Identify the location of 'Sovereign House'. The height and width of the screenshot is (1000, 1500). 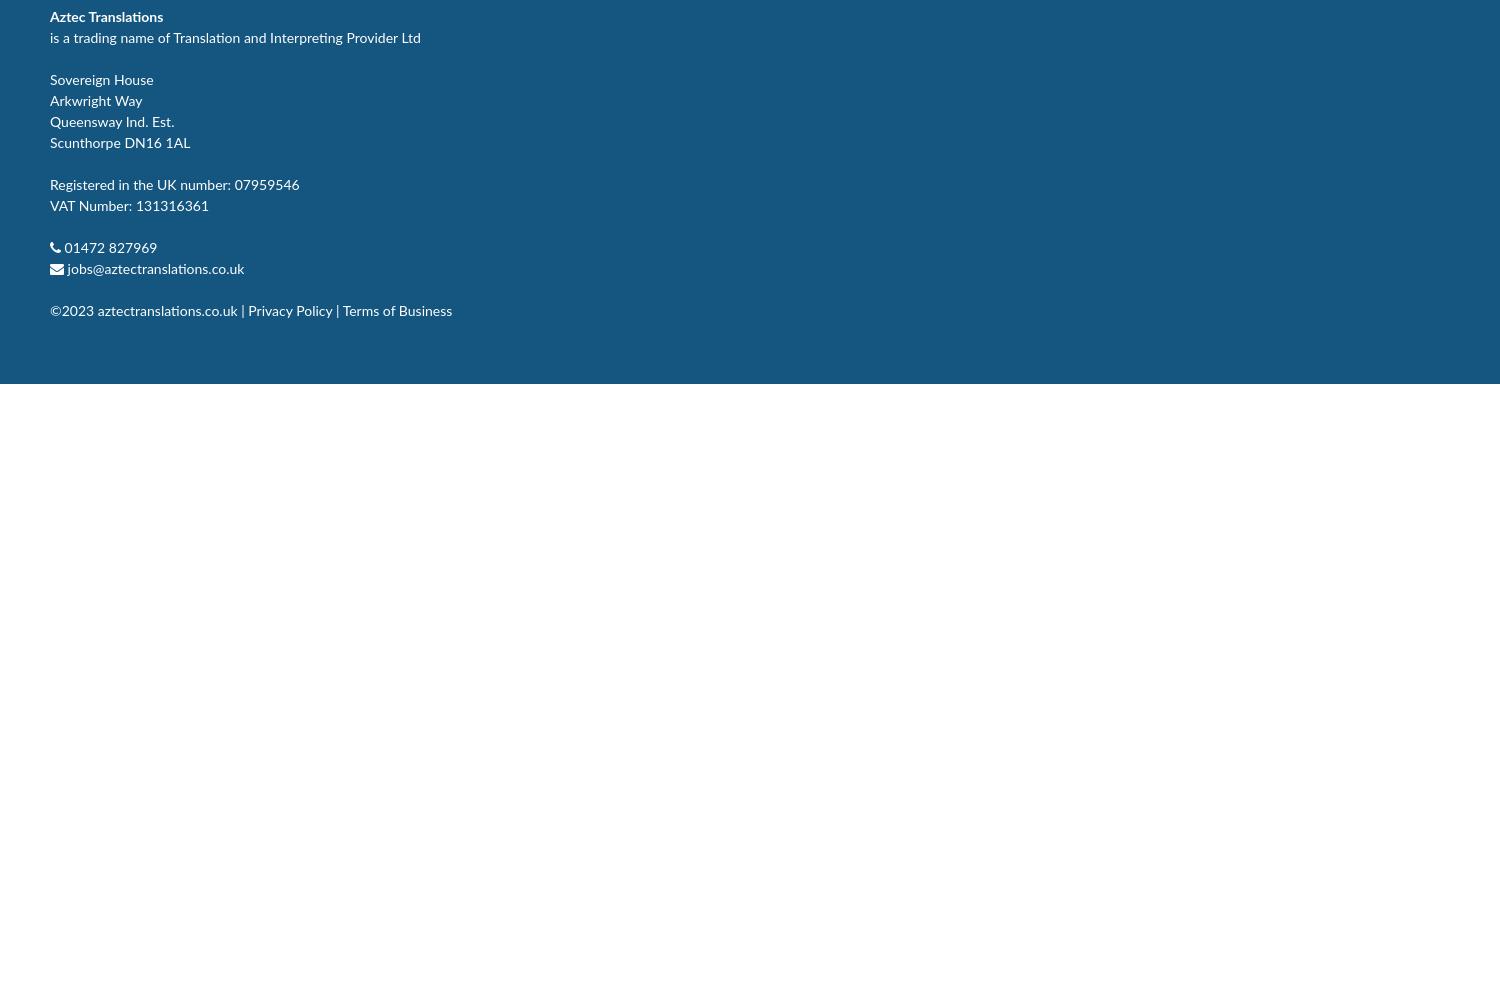
(100, 79).